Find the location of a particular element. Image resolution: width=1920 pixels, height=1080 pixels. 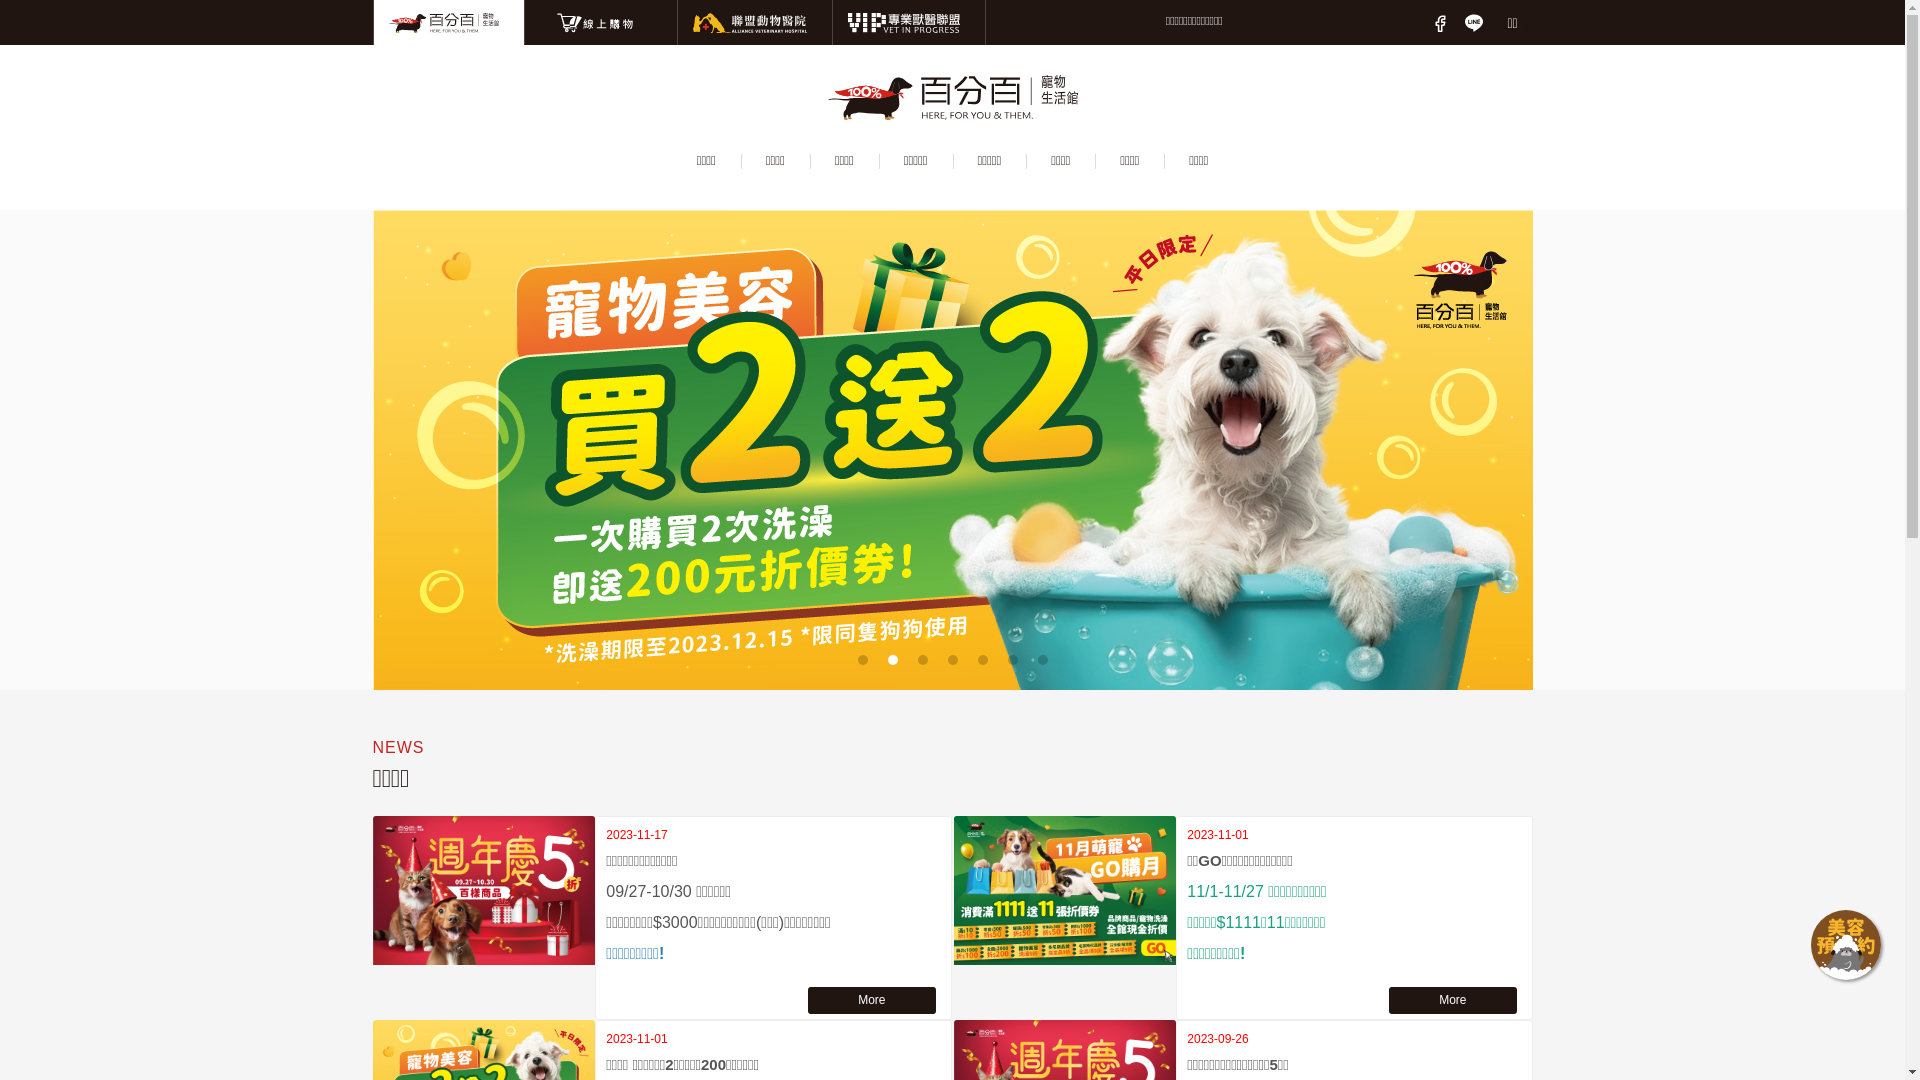

'4' is located at coordinates (952, 659).